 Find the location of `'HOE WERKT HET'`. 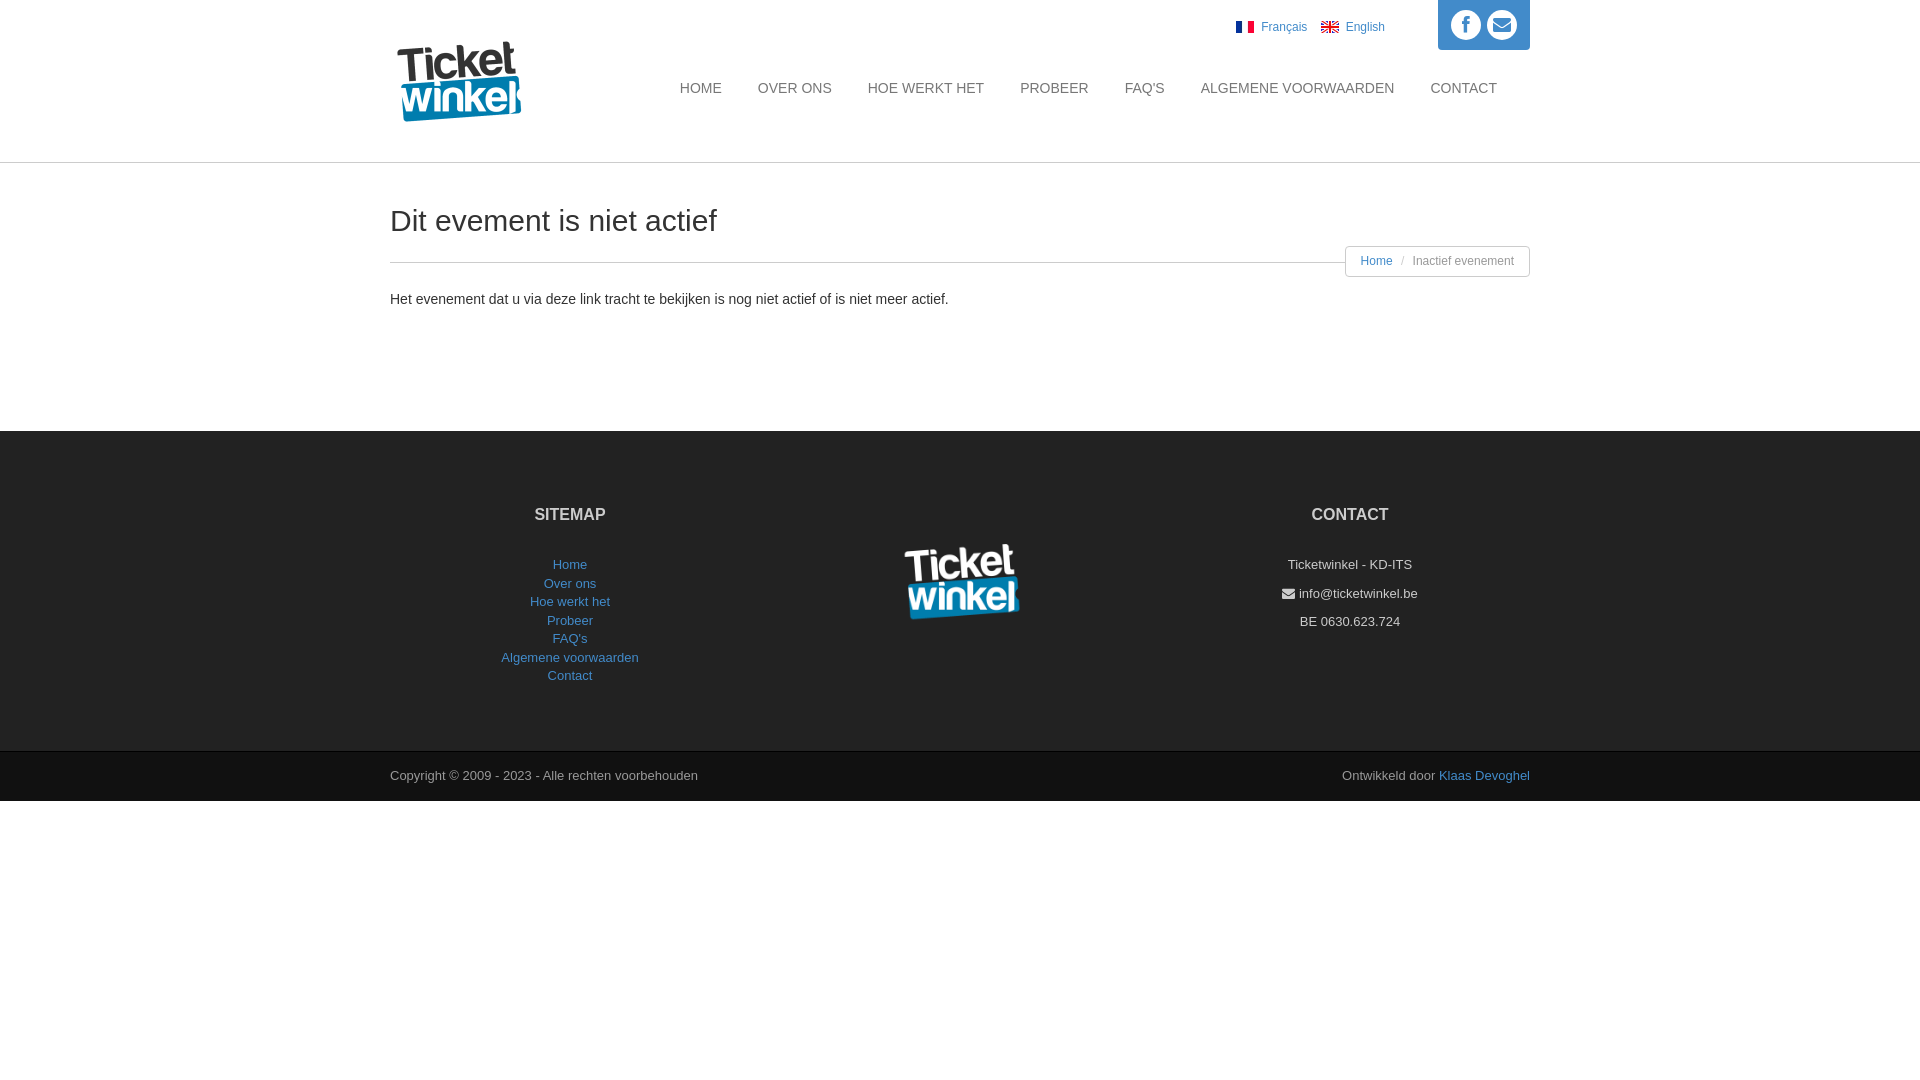

'HOE WERKT HET' is located at coordinates (925, 87).